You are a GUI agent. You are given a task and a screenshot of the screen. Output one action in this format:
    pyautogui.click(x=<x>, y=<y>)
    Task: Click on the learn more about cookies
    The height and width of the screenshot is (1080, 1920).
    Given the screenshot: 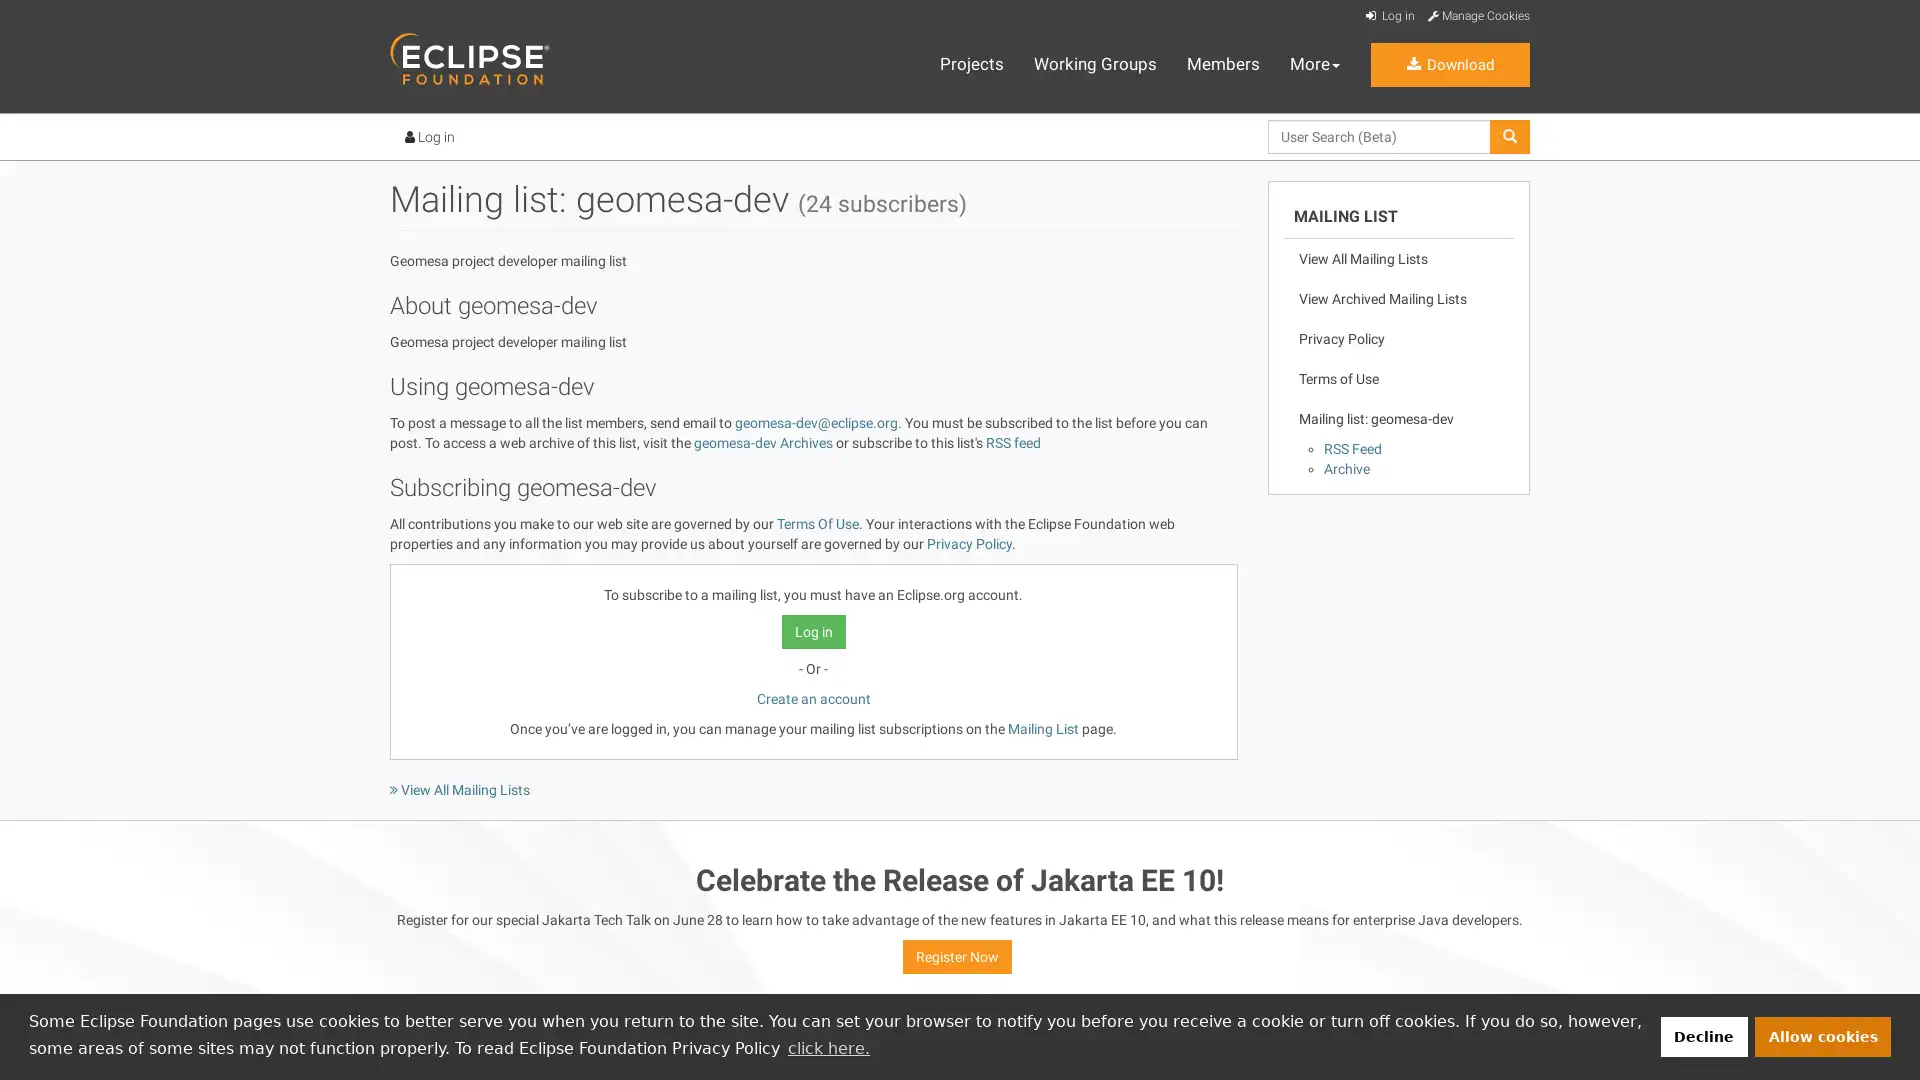 What is the action you would take?
    pyautogui.click(x=828, y=1047)
    